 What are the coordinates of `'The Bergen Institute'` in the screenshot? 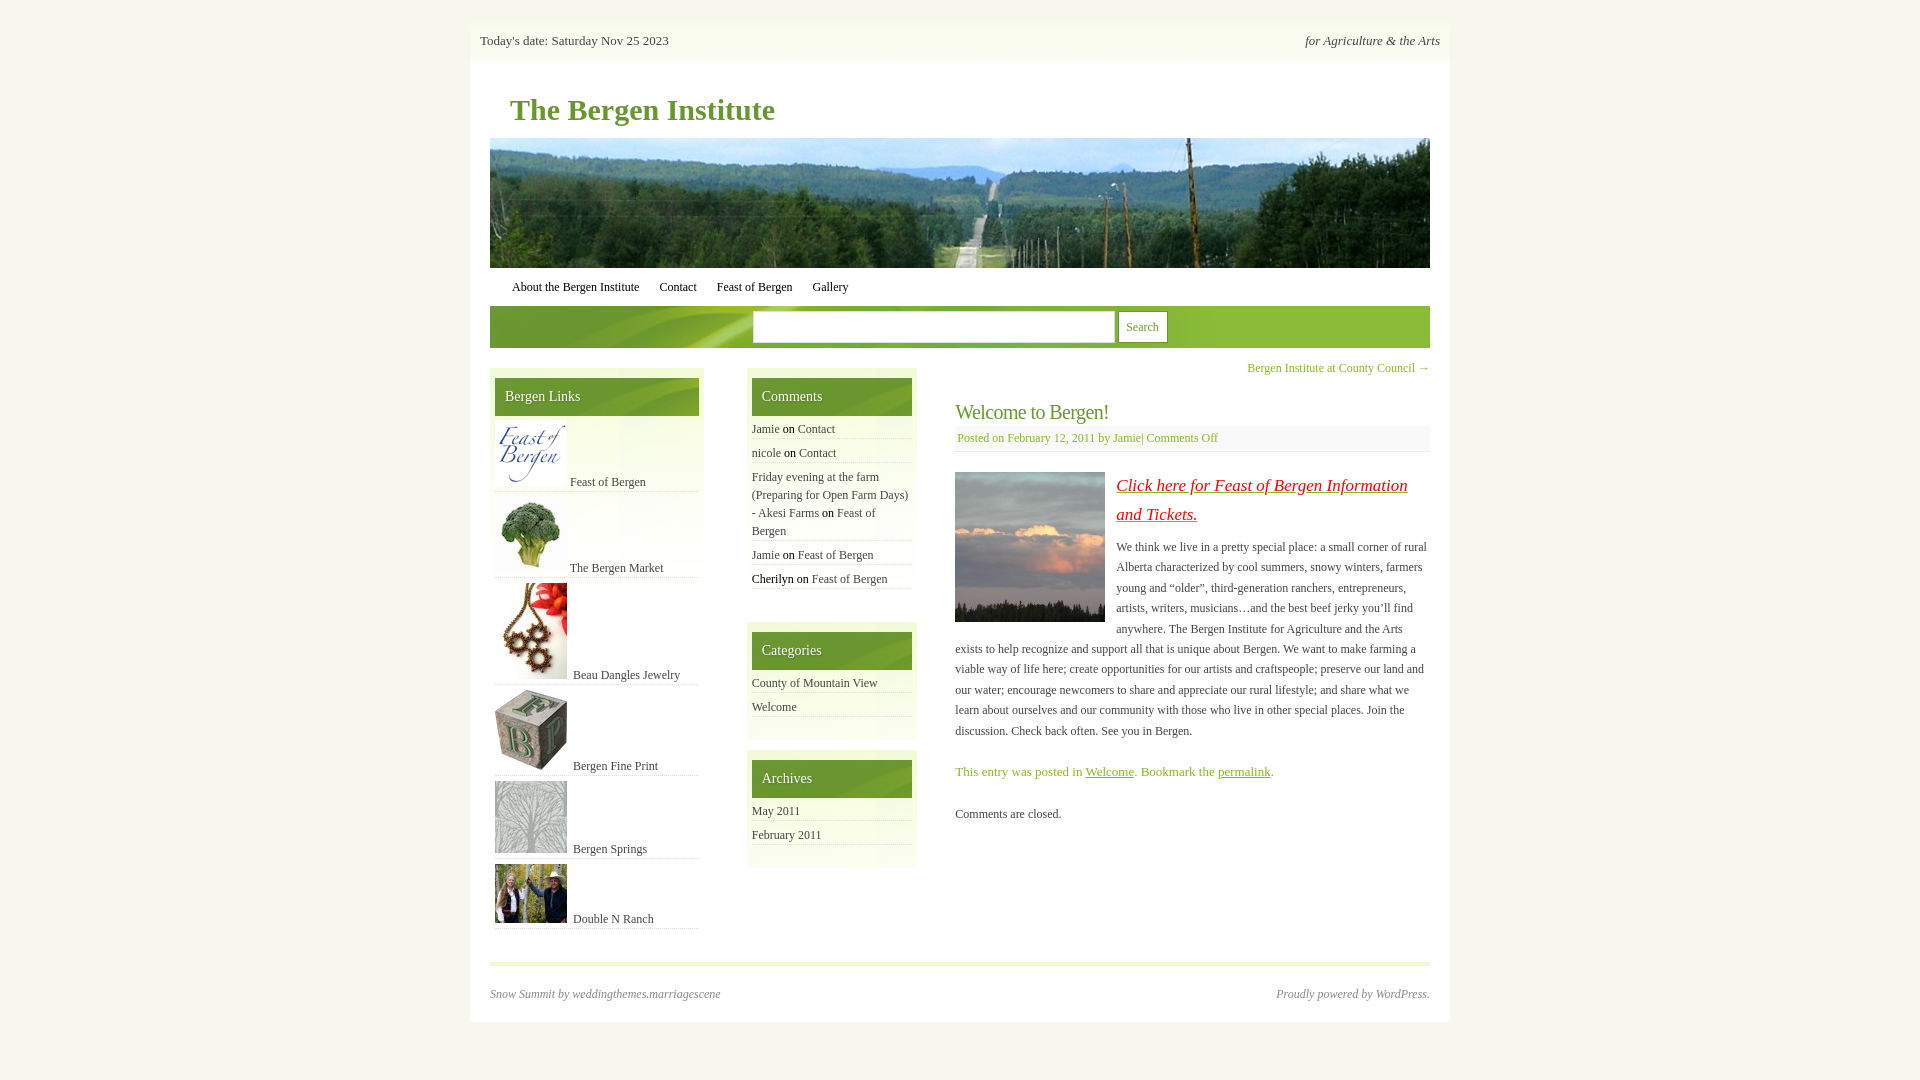 It's located at (642, 109).